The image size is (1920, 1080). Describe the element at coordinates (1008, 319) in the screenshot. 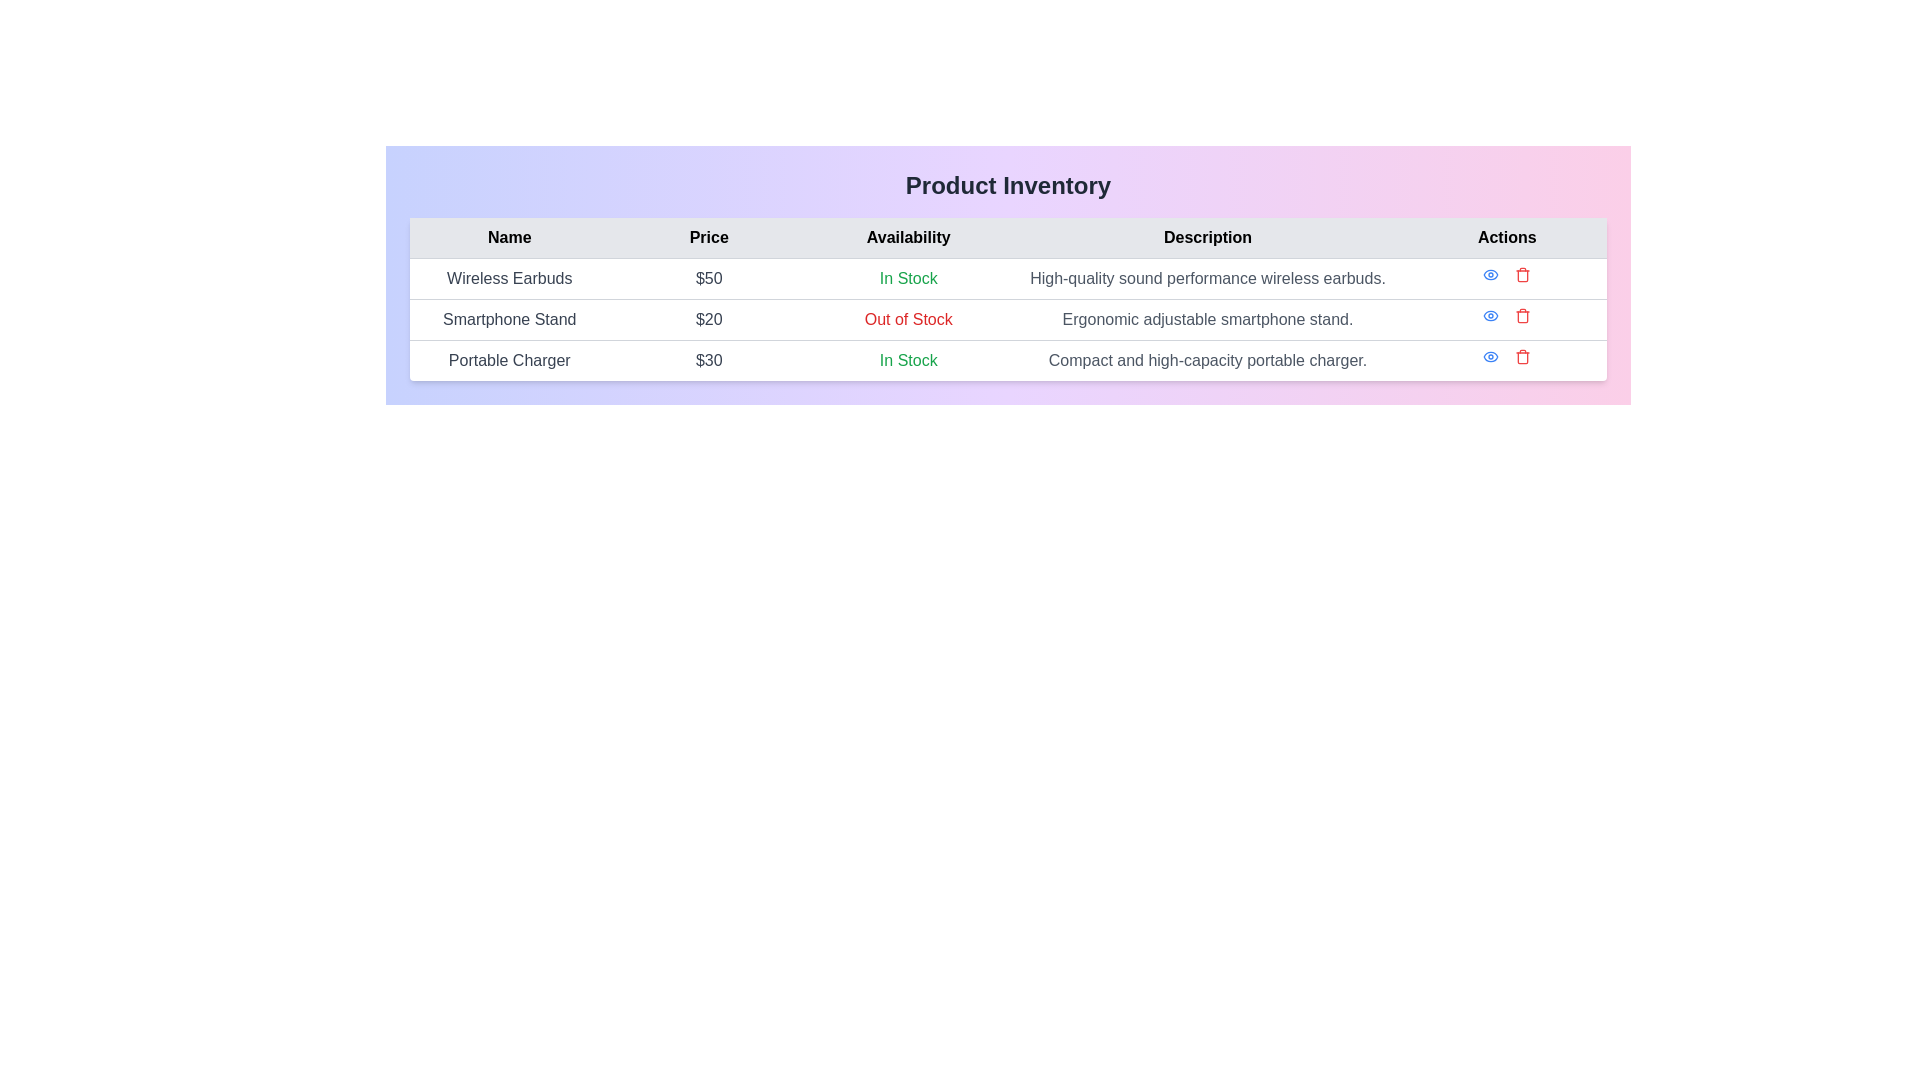

I see `availability status of the second row in the Product Inventory table, which contains detailed information about a specific product` at that location.